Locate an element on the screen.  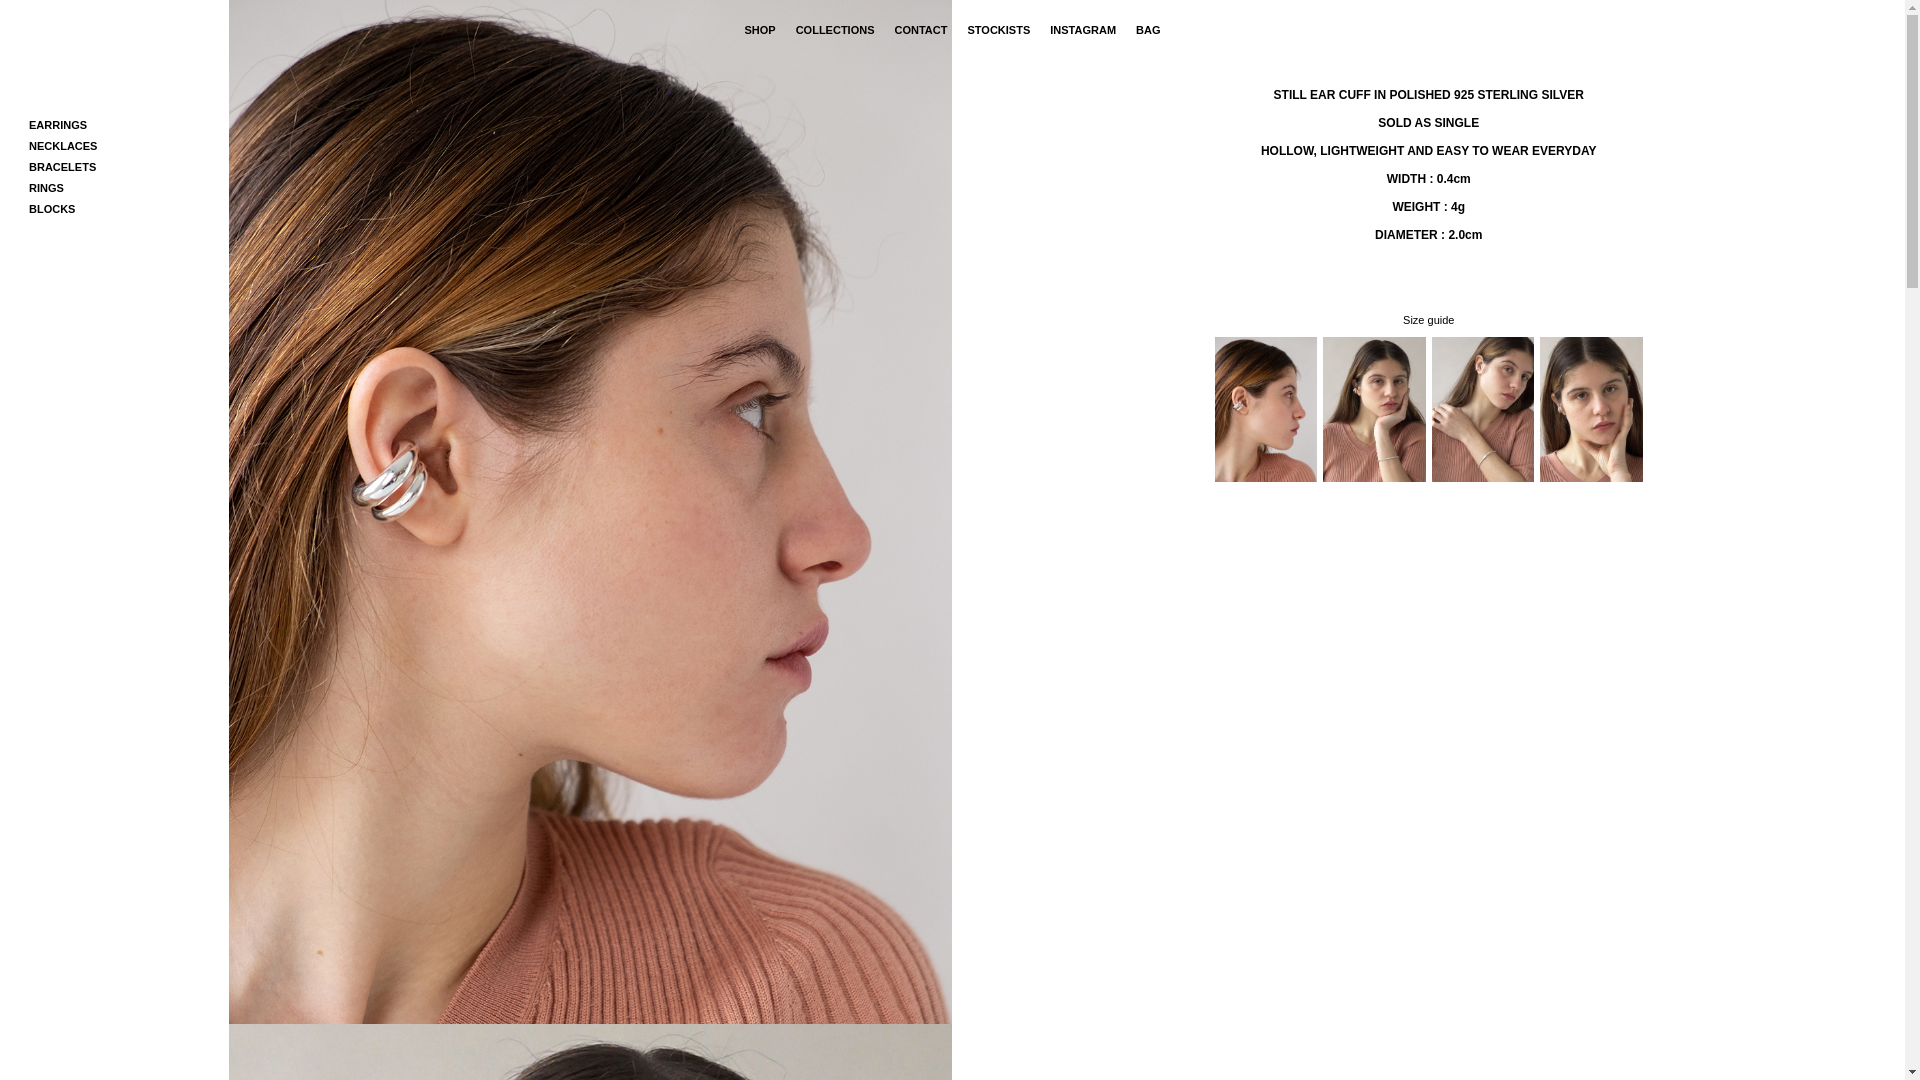
'BLOCKS' is located at coordinates (52, 208).